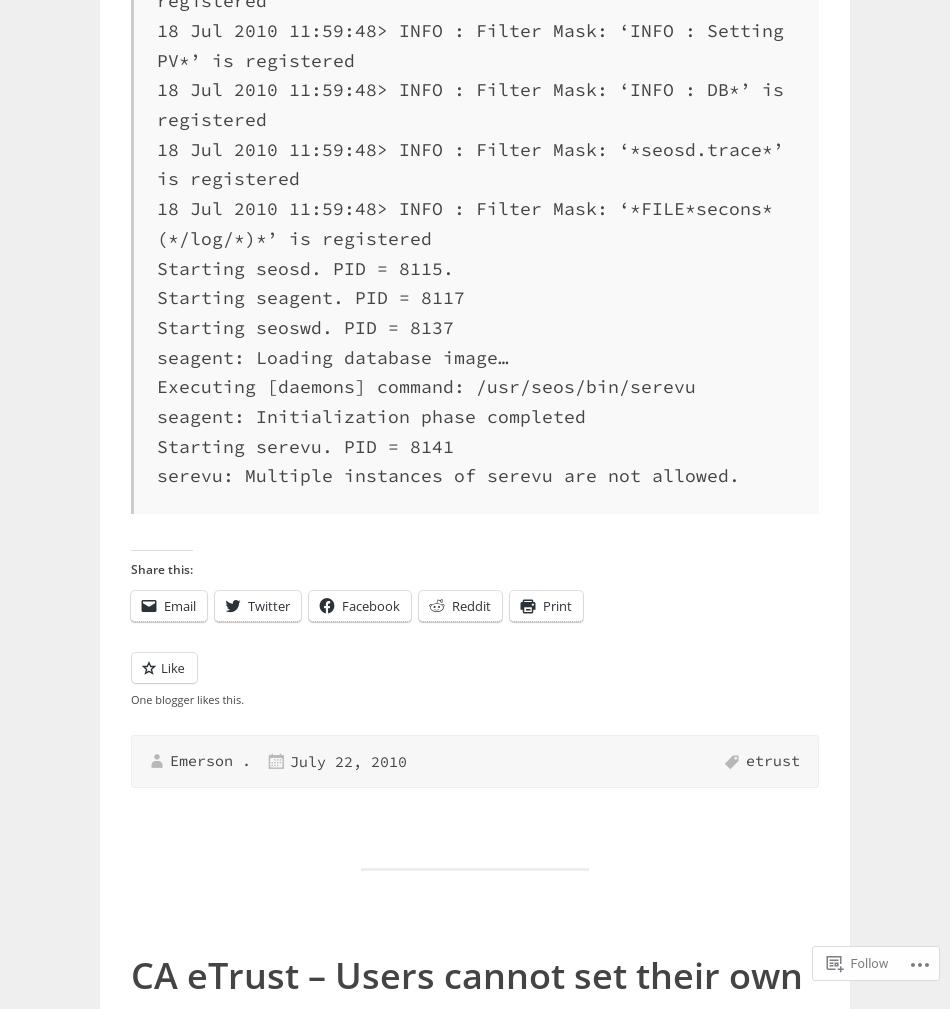 This screenshot has height=1009, width=950. I want to click on 'Starting serevu. PID = 8141', so click(304, 444).